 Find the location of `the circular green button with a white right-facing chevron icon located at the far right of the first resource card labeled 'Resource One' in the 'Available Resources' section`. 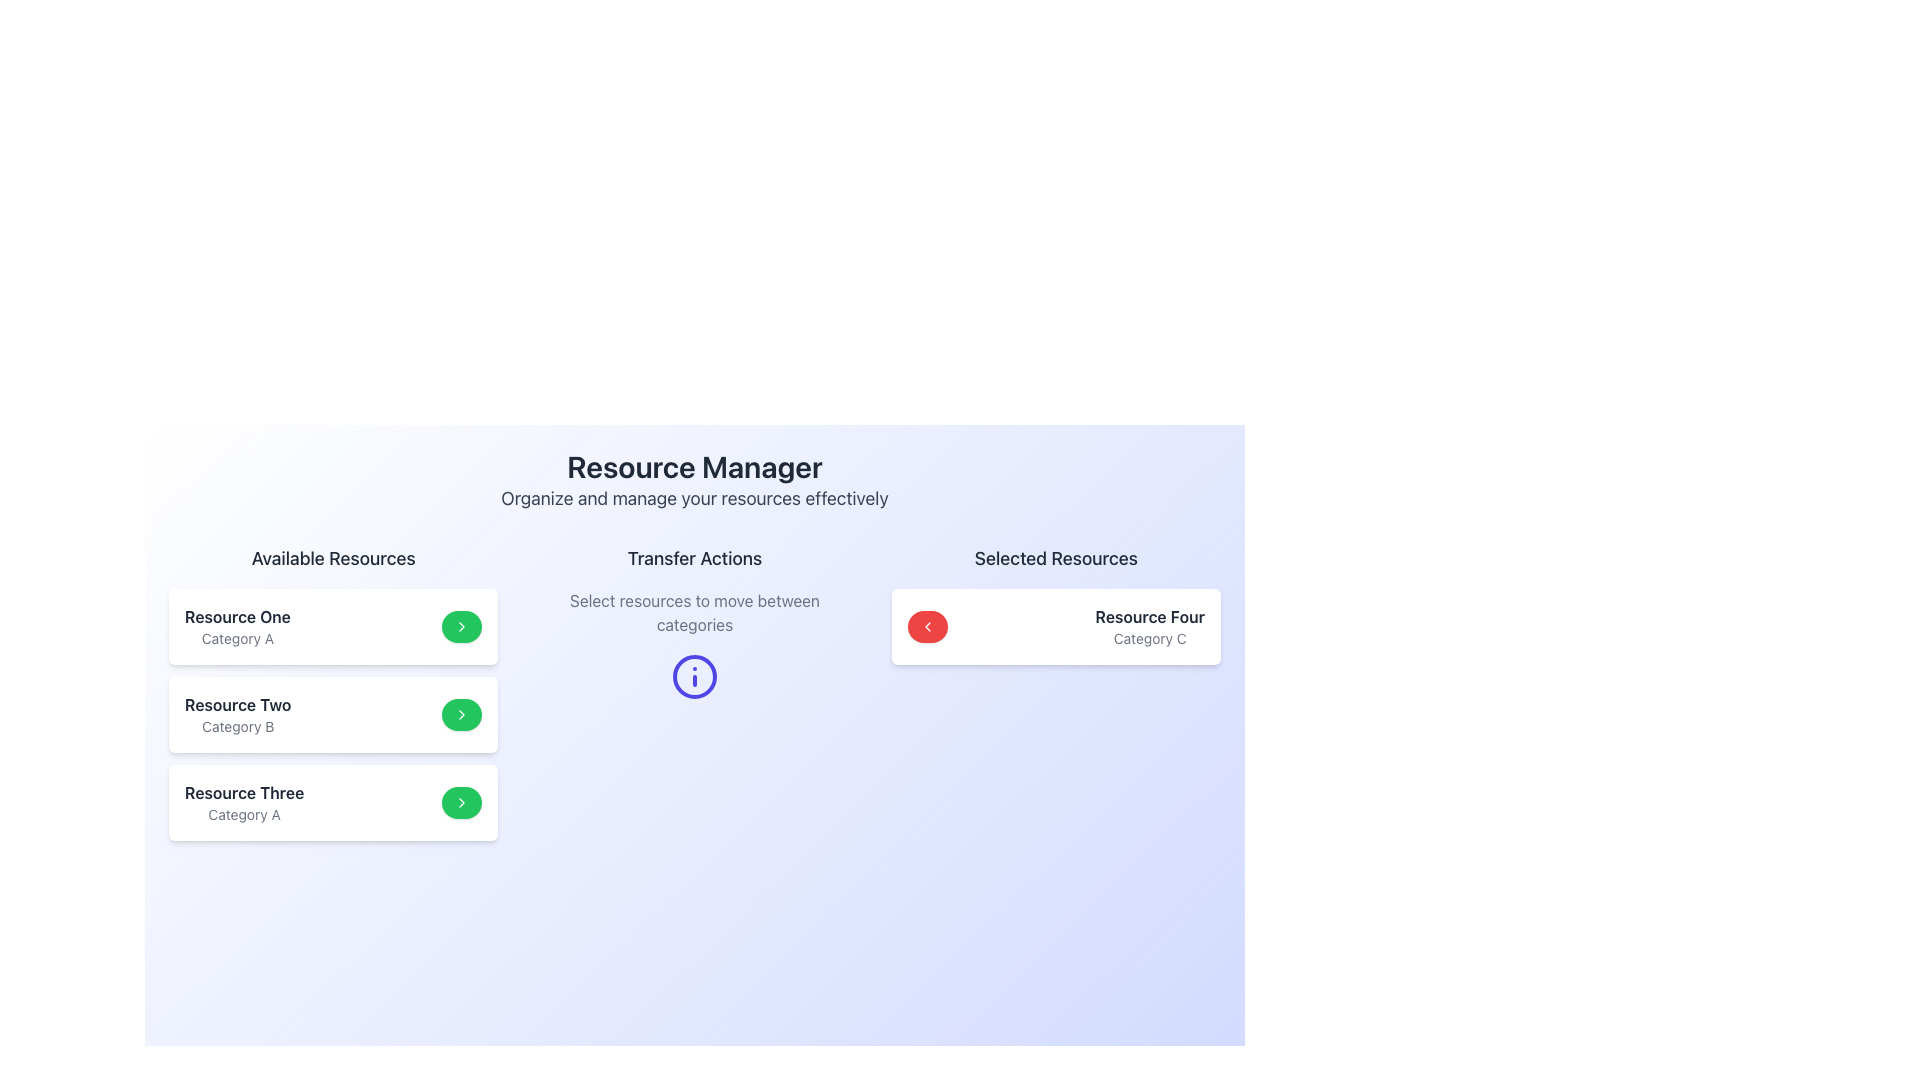

the circular green button with a white right-facing chevron icon located at the far right of the first resource card labeled 'Resource One' in the 'Available Resources' section is located at coordinates (461, 626).